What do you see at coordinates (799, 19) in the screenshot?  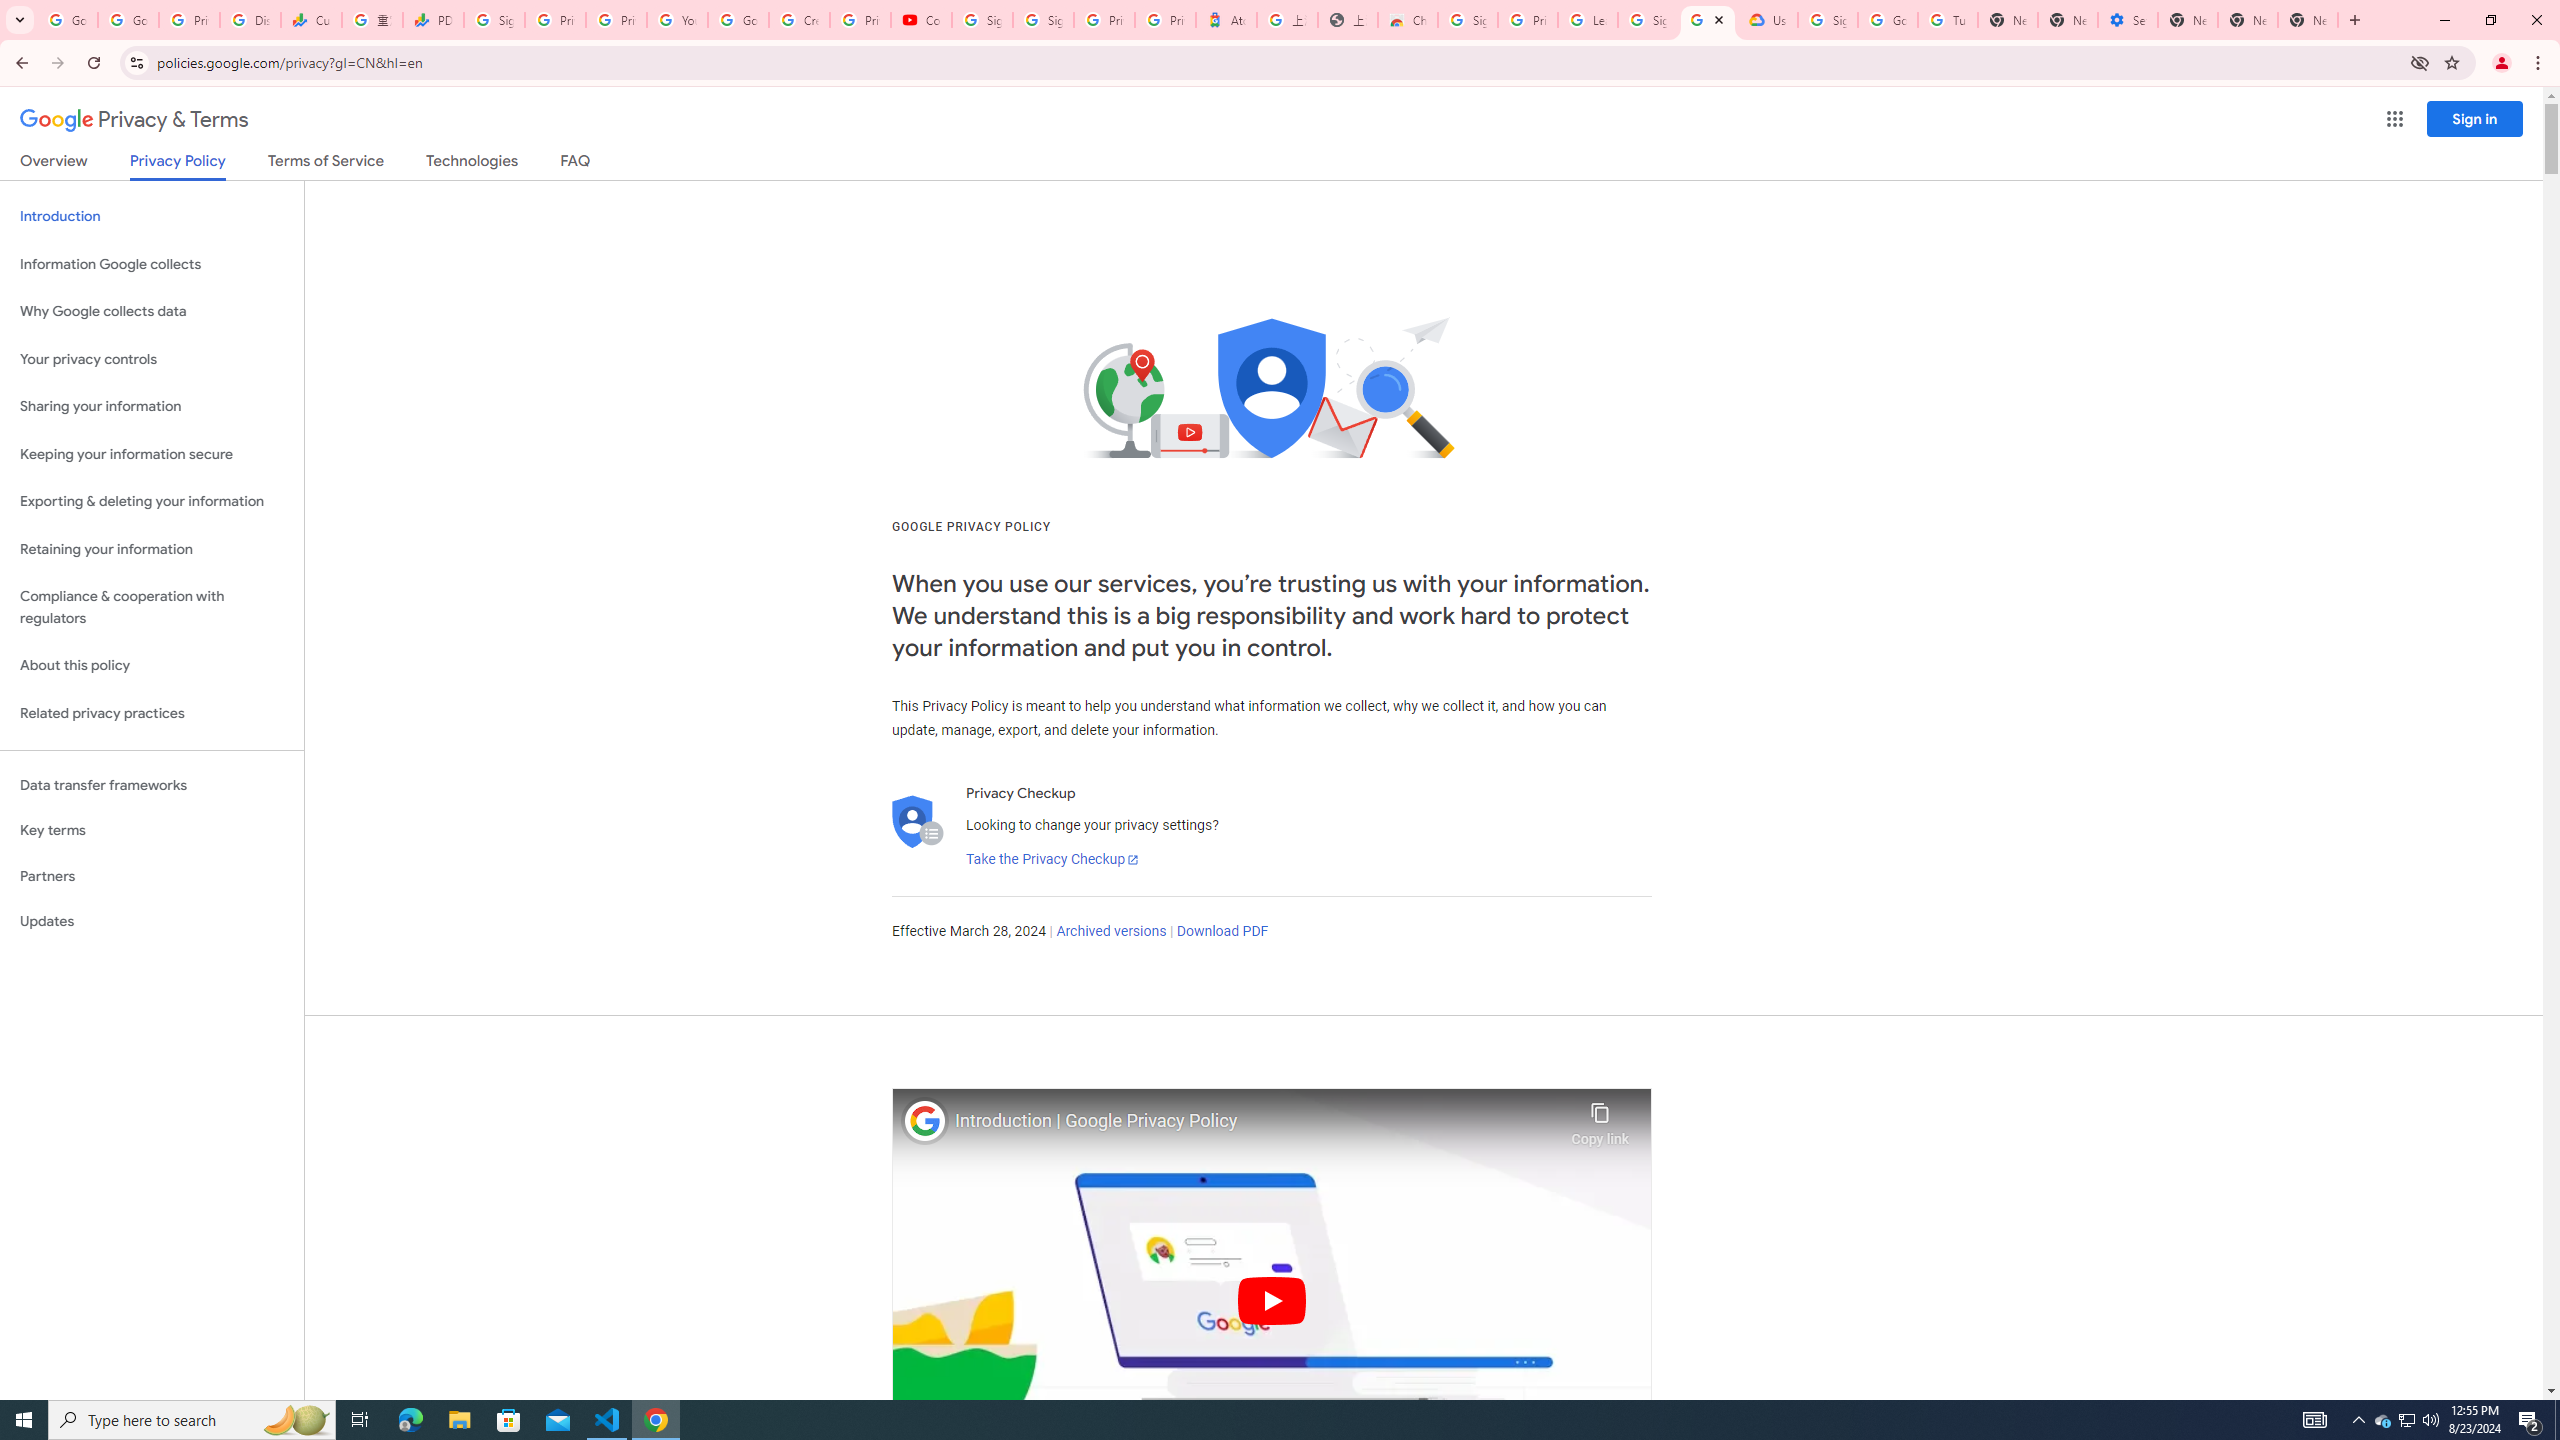 I see `'Create your Google Account'` at bounding box center [799, 19].